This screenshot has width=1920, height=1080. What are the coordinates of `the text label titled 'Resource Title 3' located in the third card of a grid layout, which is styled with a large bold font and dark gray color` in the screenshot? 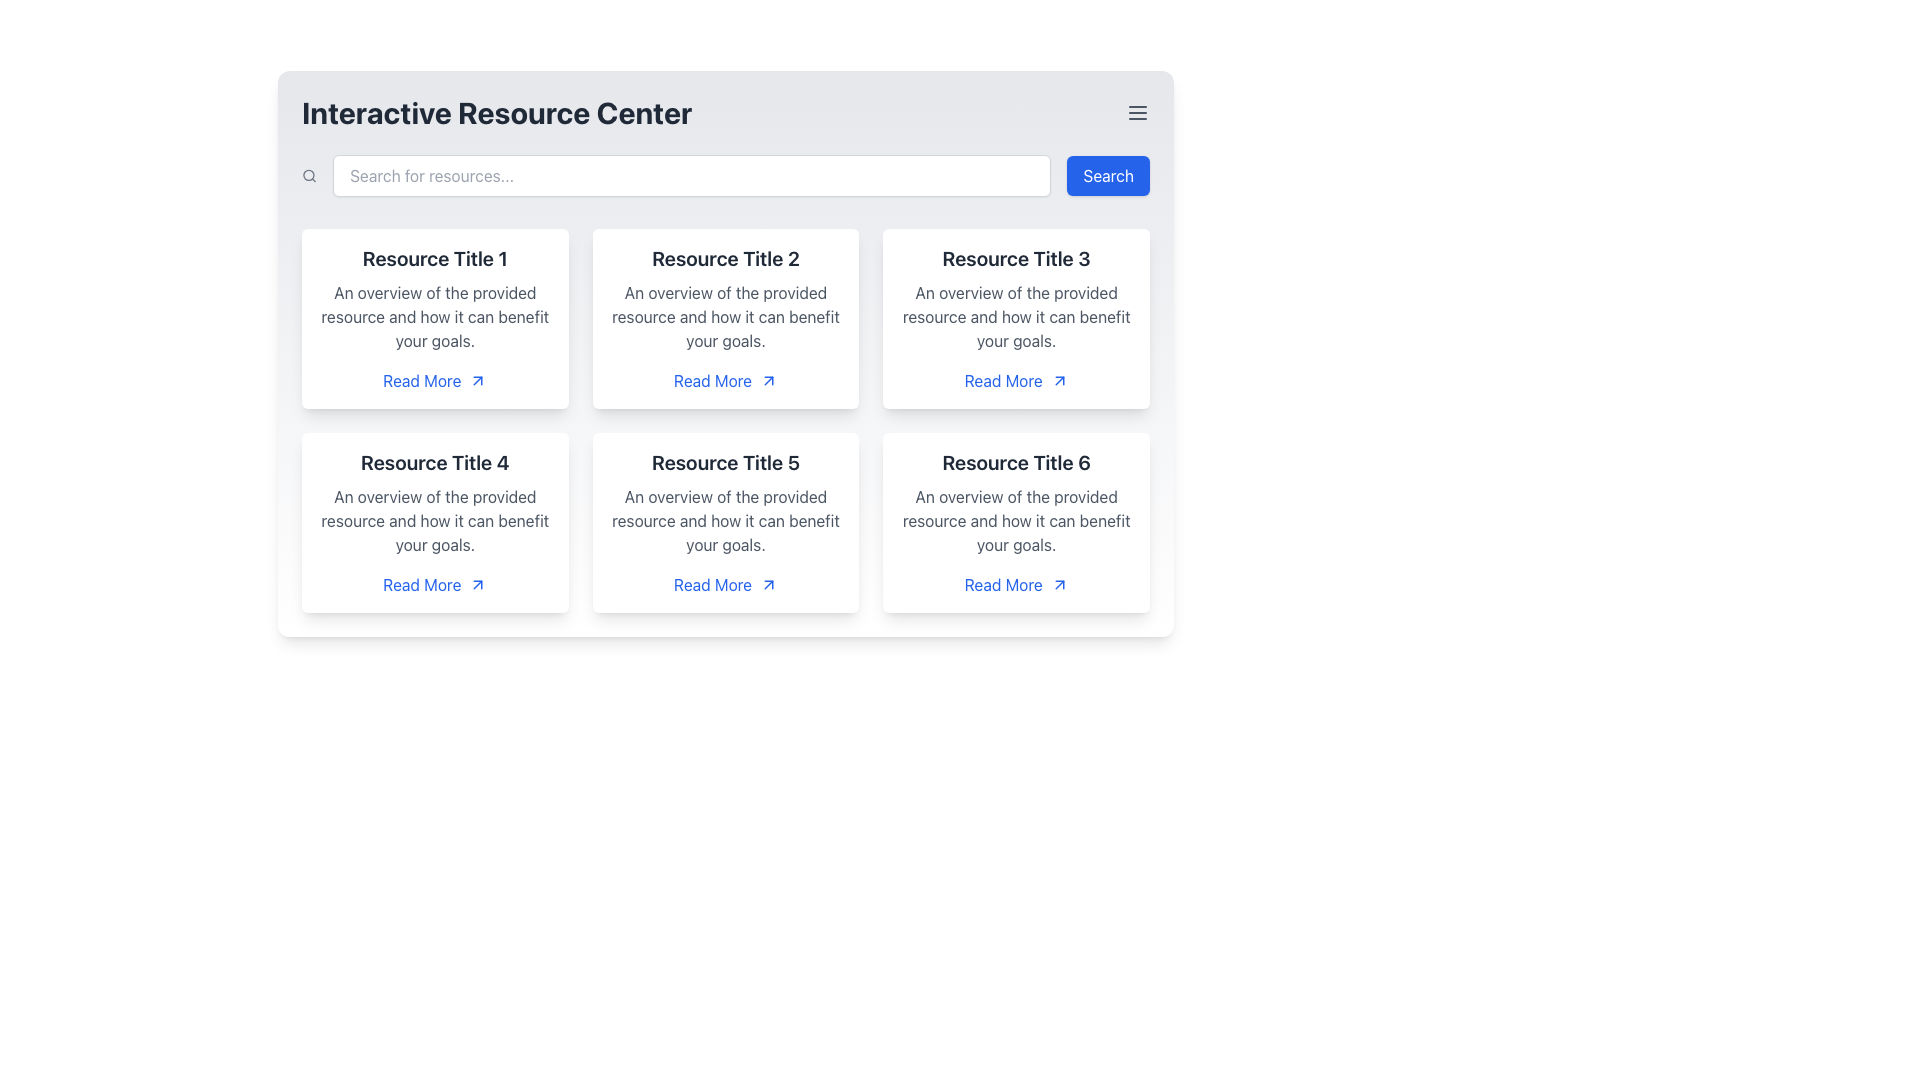 It's located at (1016, 257).